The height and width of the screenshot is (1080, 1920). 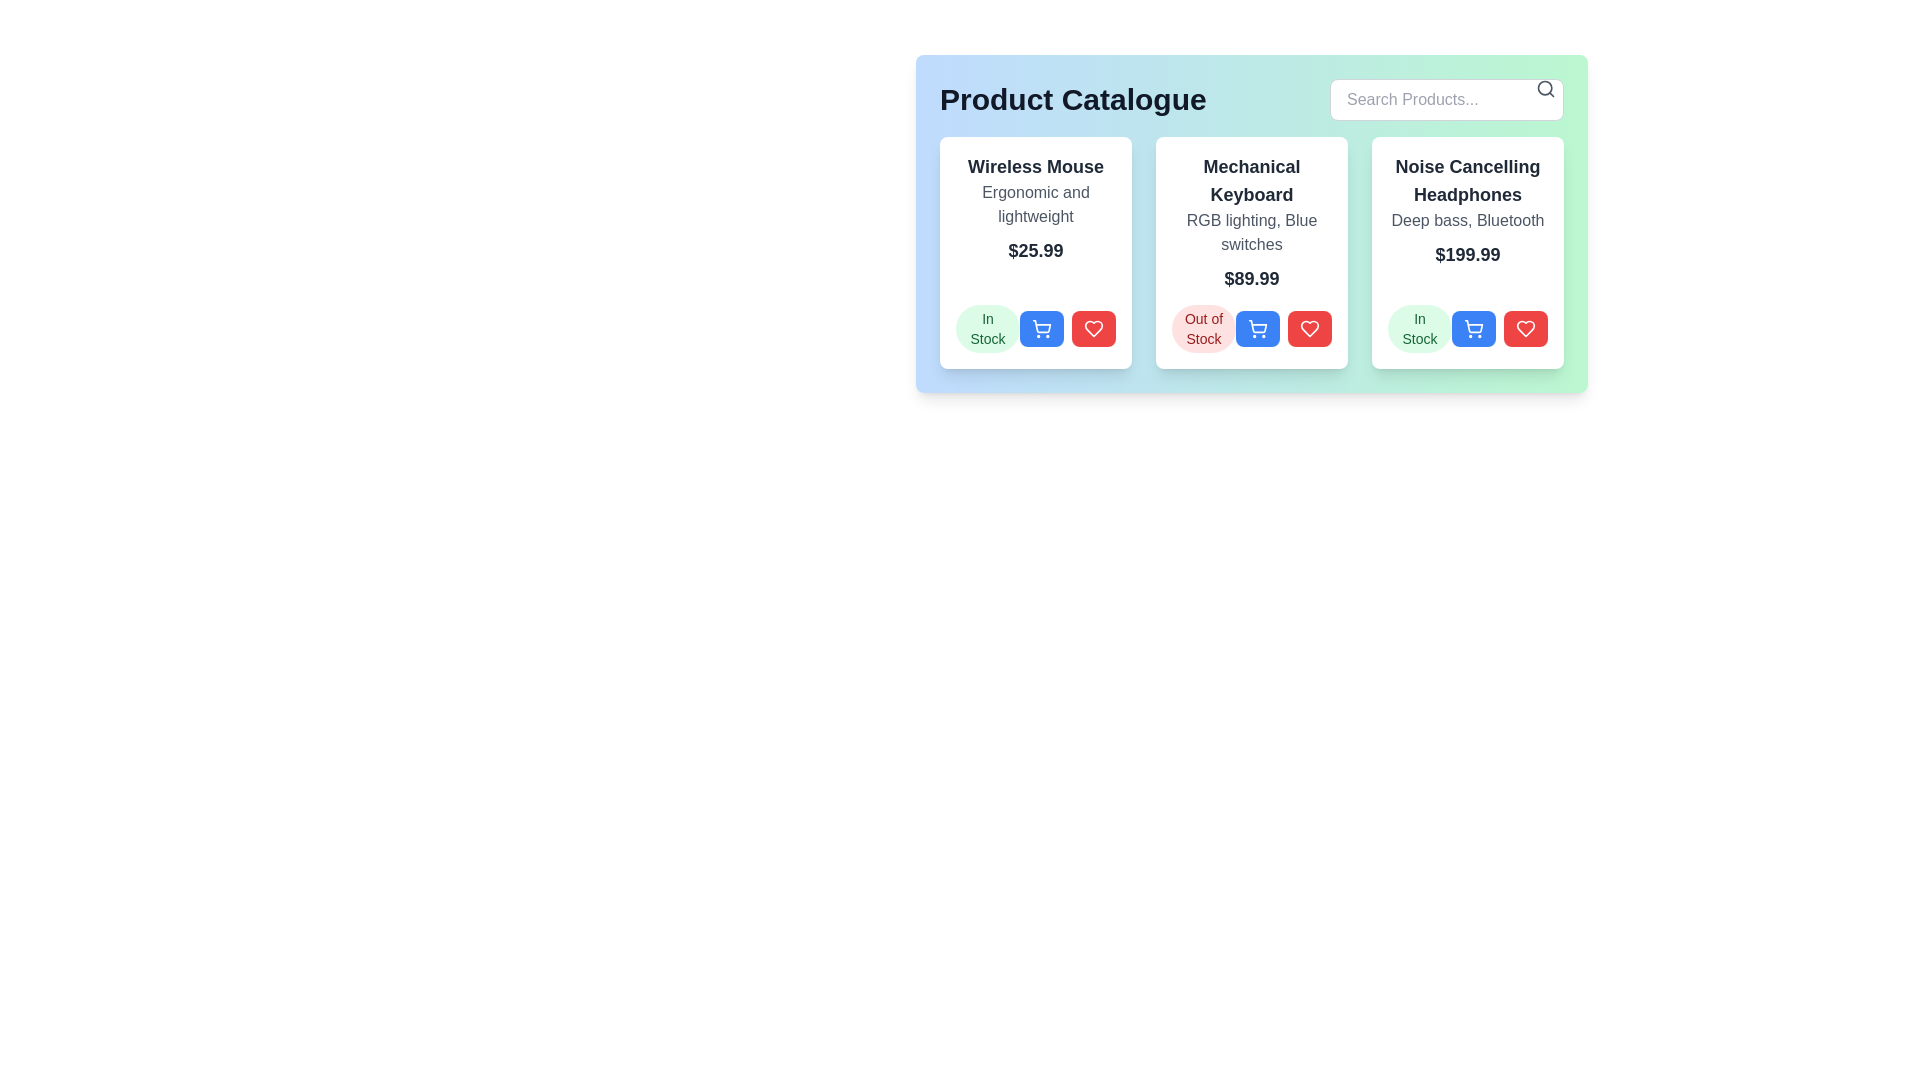 What do you see at coordinates (1072, 100) in the screenshot?
I see `title 'Product Catalogue' located in the top-left area of the header section, which is the largest text element among its siblings` at bounding box center [1072, 100].